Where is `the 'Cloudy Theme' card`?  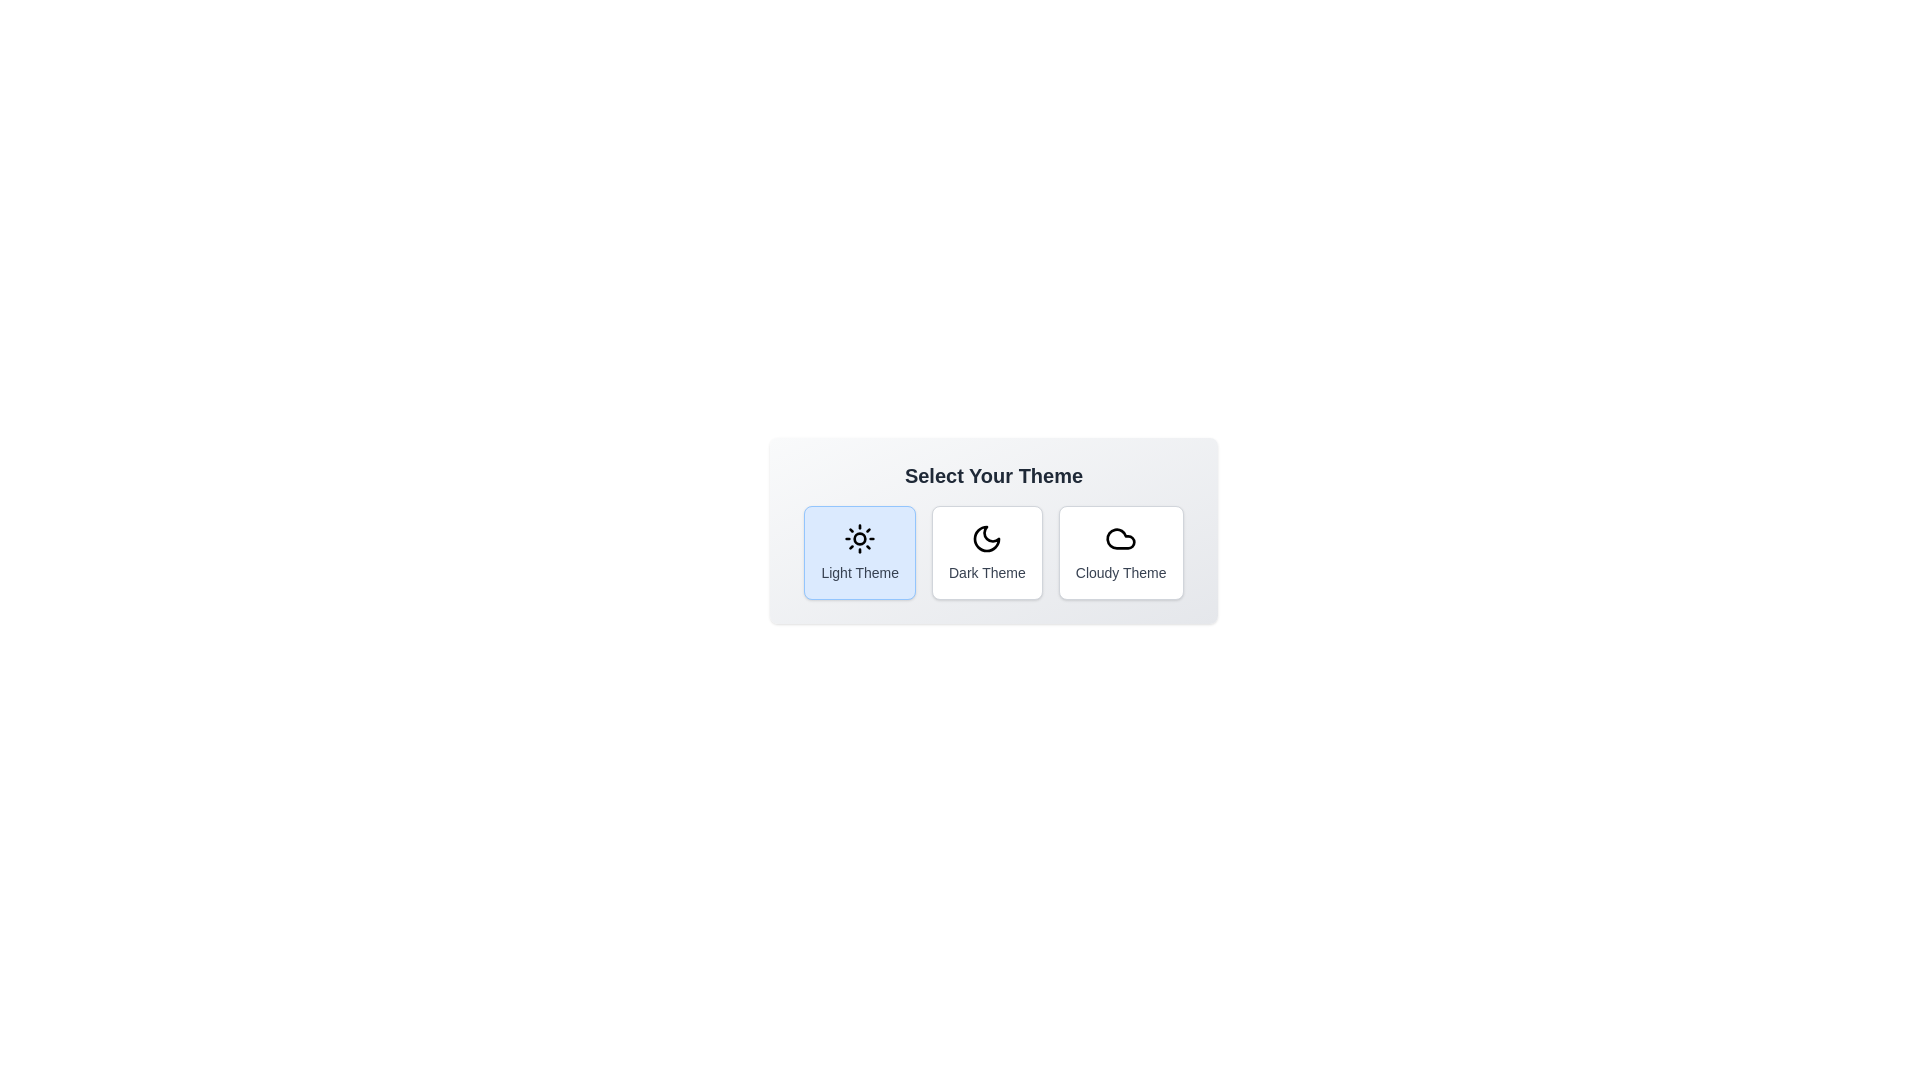
the 'Cloudy Theme' card is located at coordinates (1121, 538).